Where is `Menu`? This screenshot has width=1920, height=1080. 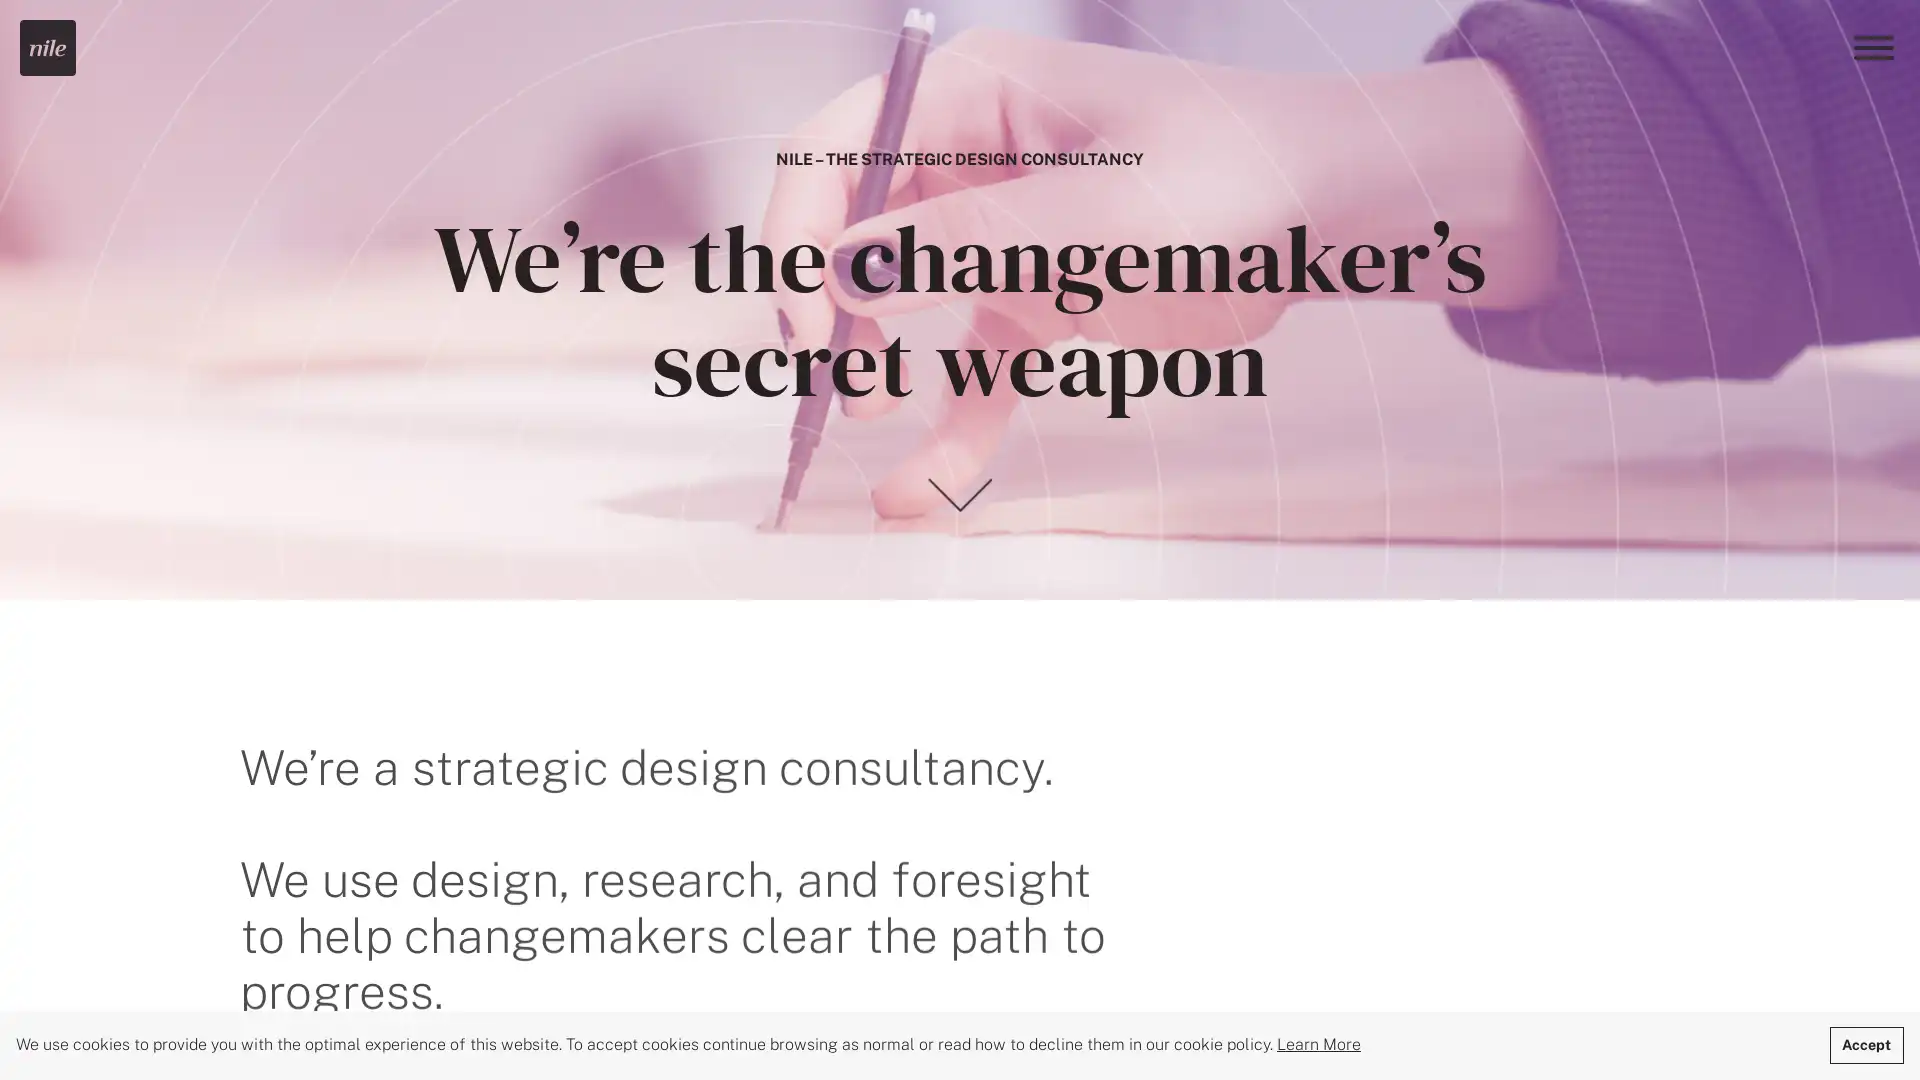 Menu is located at coordinates (1872, 46).